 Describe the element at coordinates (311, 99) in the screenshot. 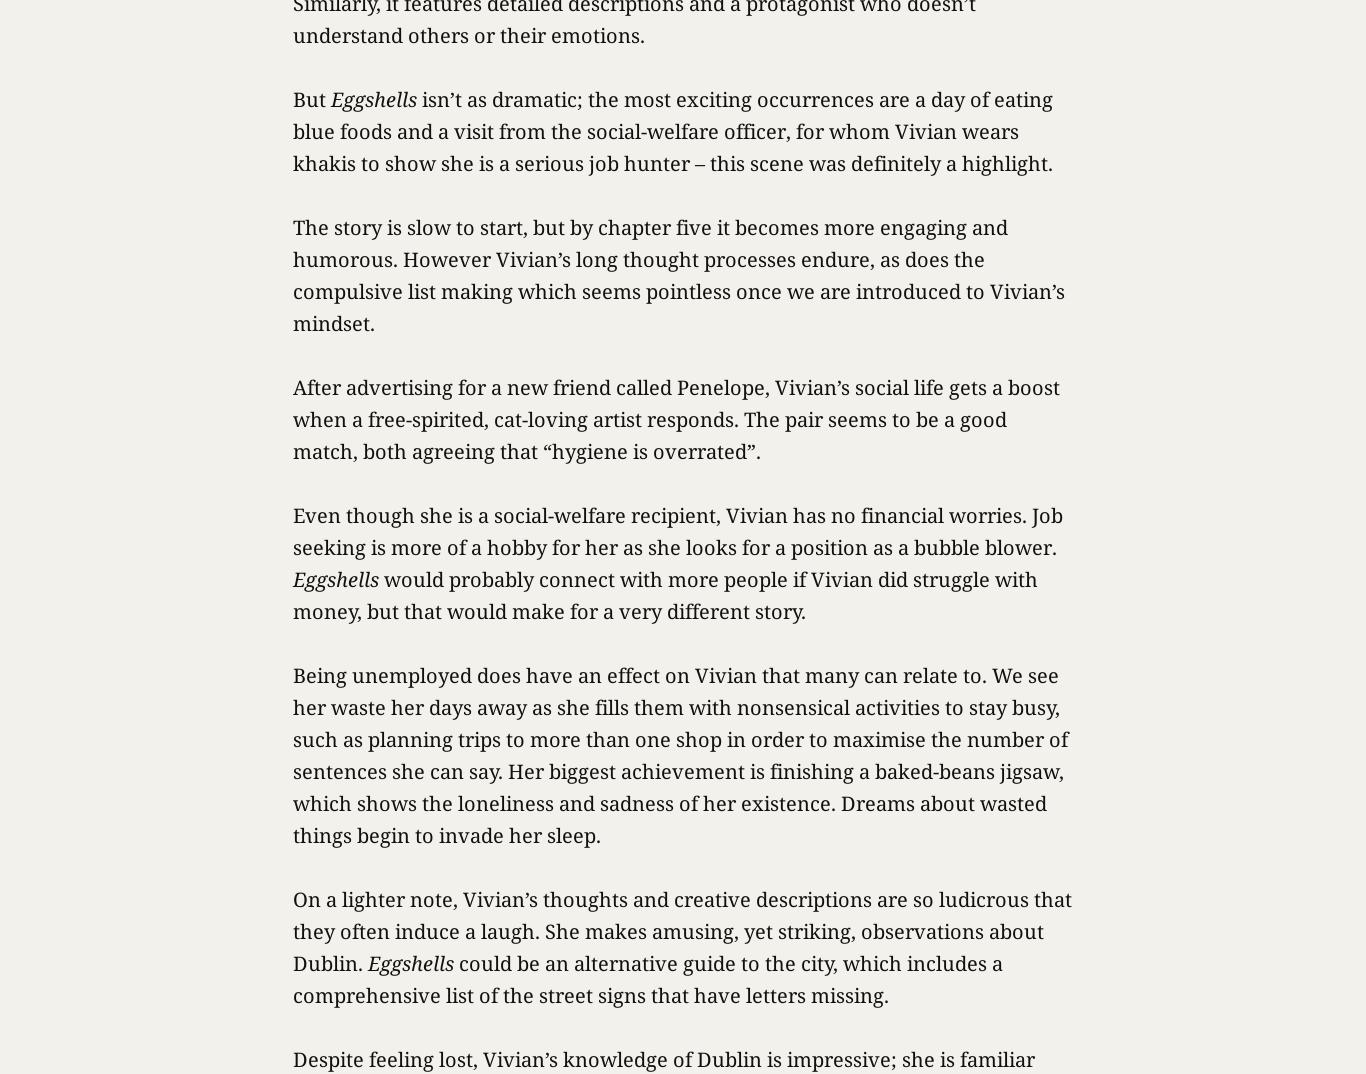

I see `'But'` at that location.